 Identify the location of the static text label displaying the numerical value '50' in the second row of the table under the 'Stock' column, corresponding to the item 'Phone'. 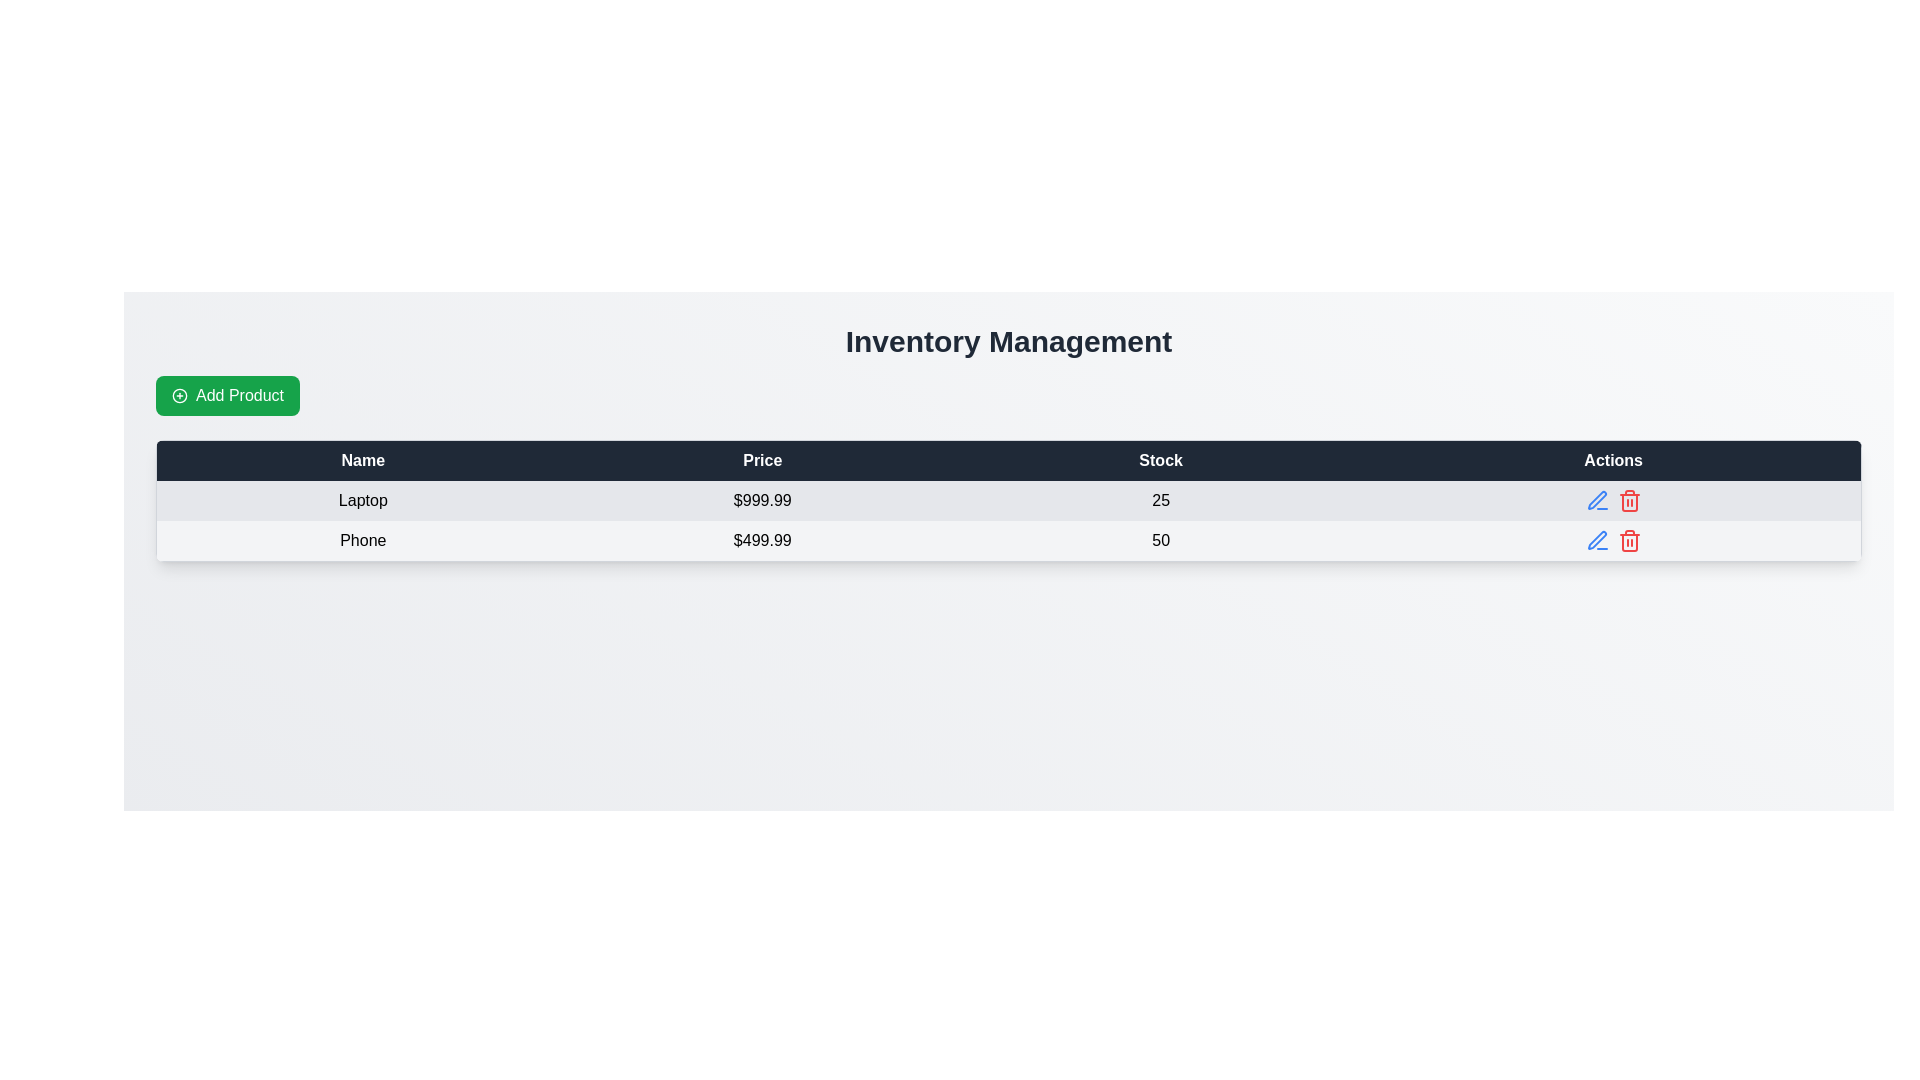
(1161, 541).